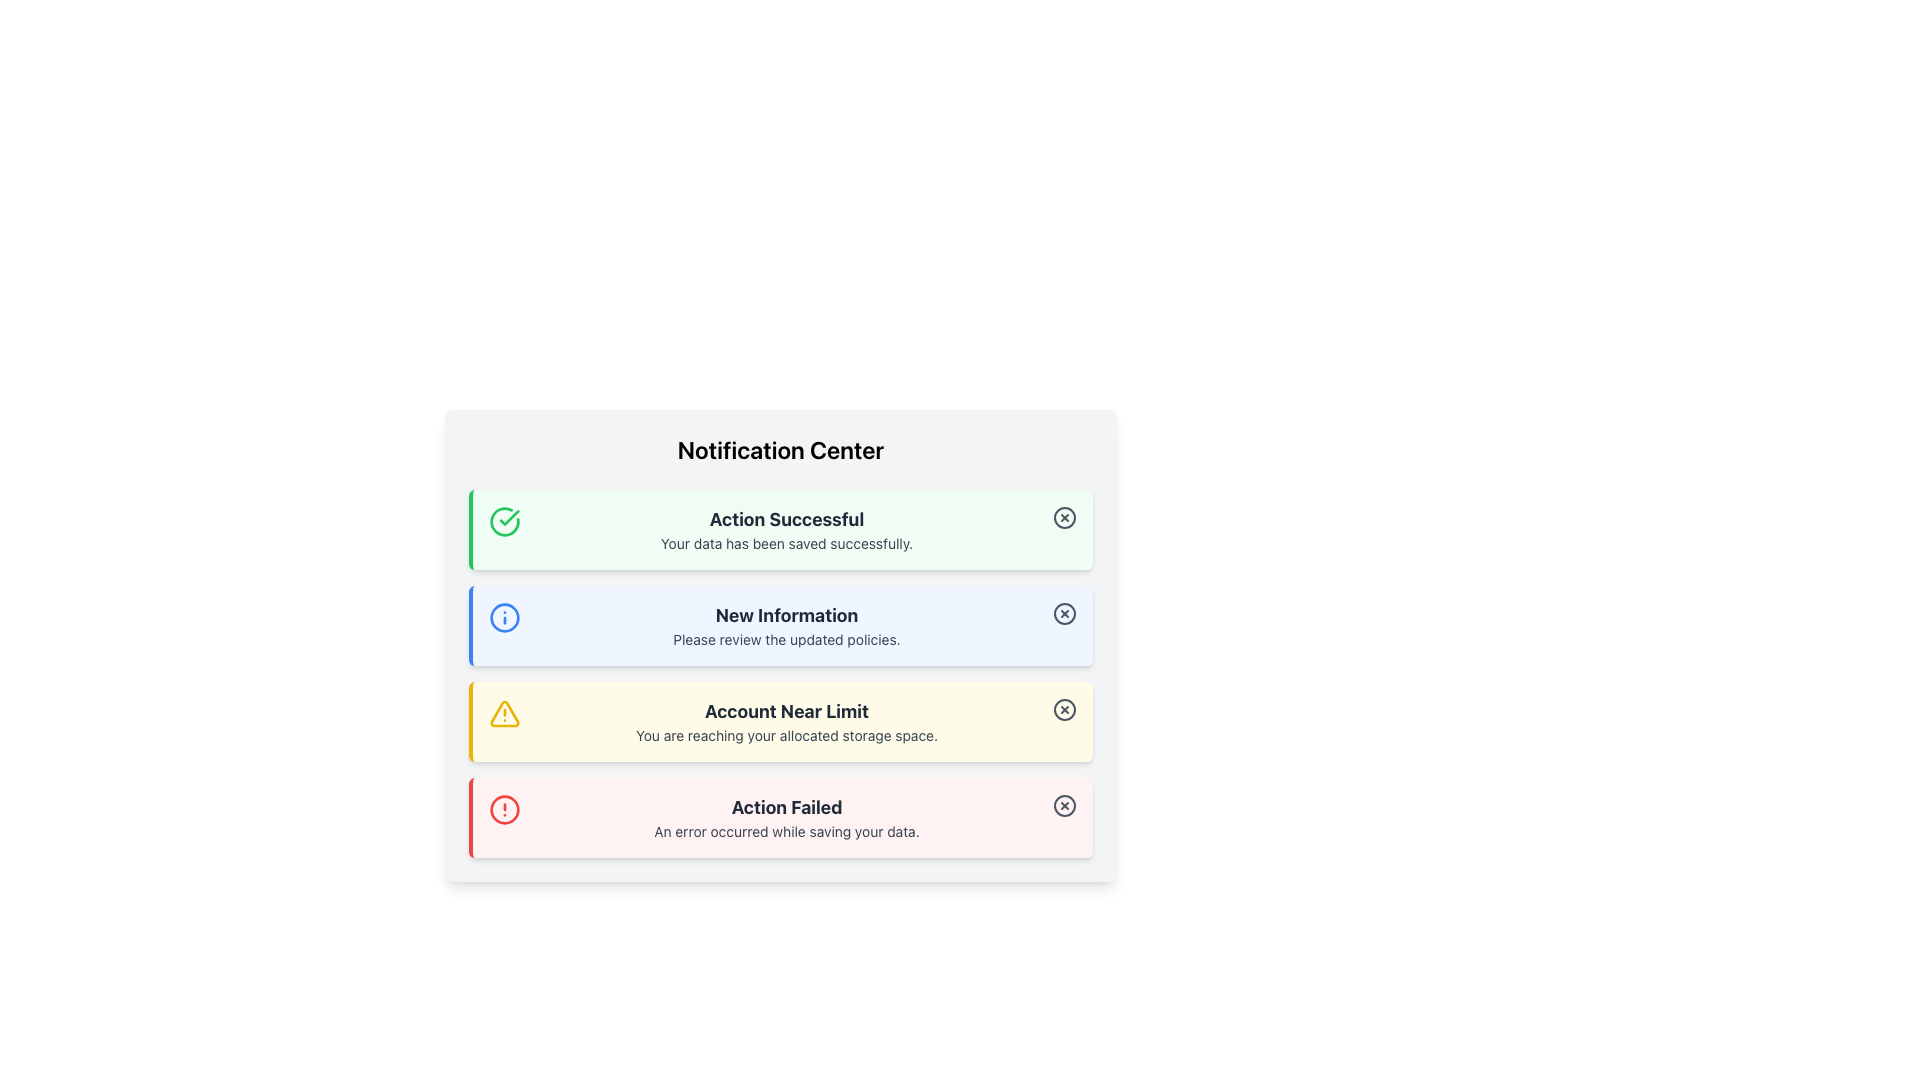  What do you see at coordinates (780, 721) in the screenshot?
I see `the third Notification Card in the Notification Center, which alerts the user about their account nearing its storage limit` at bounding box center [780, 721].